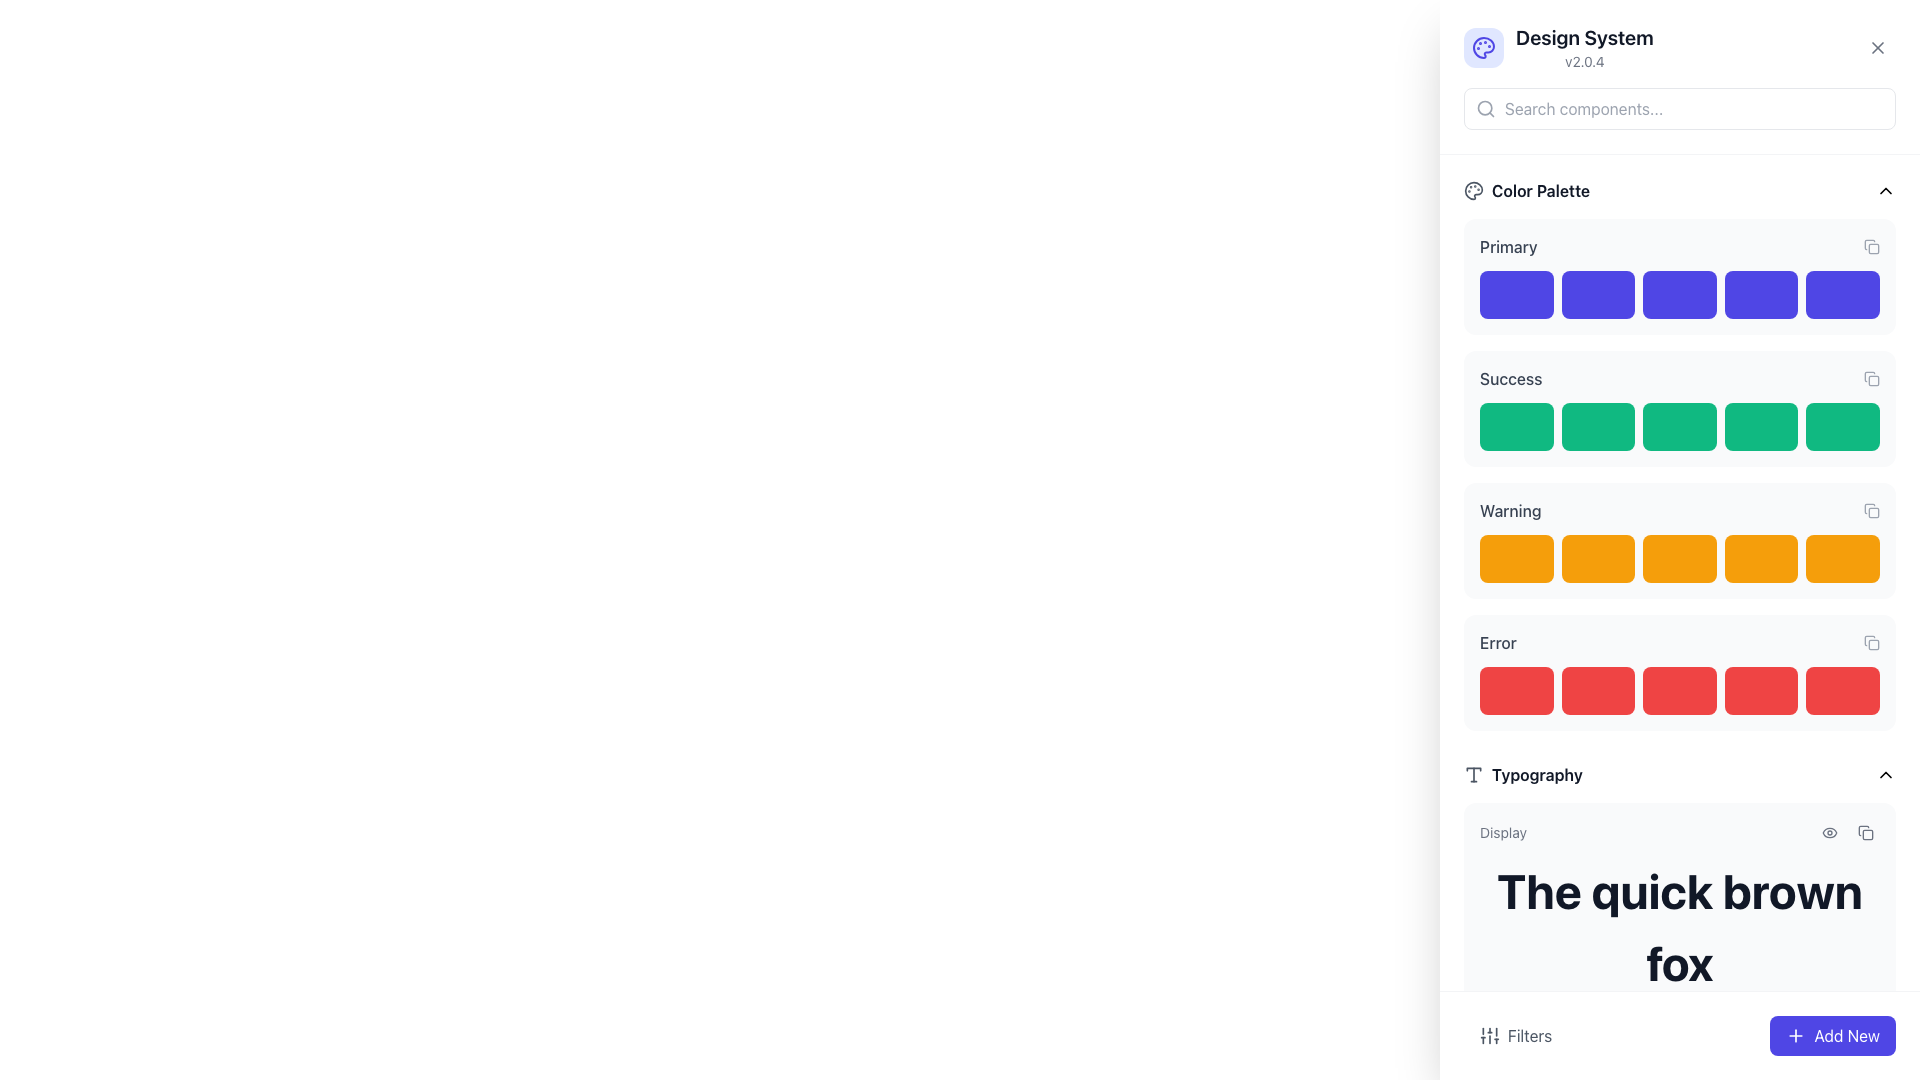  What do you see at coordinates (1847, 833) in the screenshot?
I see `the eye icon in the Typography section to preview the typography style located above the text 'The quick brown fox'` at bounding box center [1847, 833].